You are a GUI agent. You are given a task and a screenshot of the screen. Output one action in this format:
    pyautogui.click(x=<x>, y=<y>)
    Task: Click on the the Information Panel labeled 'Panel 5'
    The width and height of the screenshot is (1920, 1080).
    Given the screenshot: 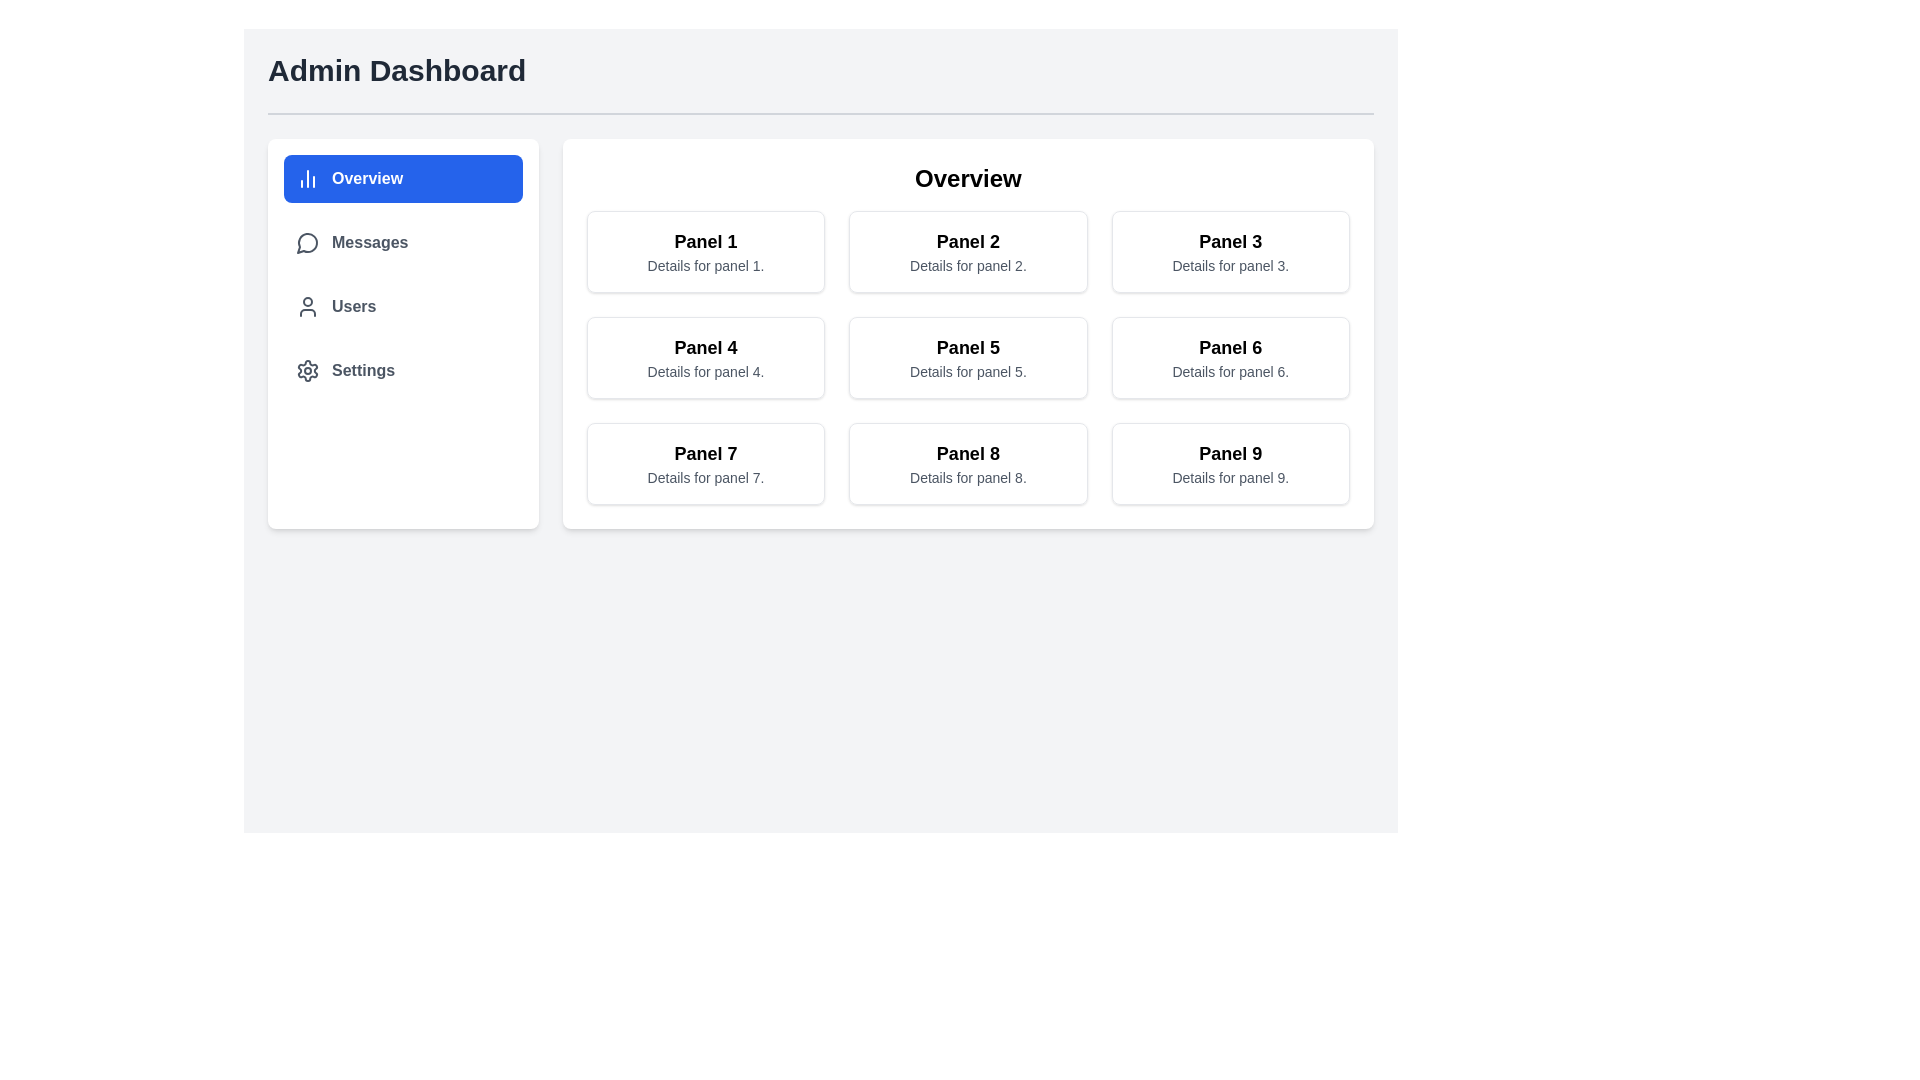 What is the action you would take?
    pyautogui.click(x=968, y=357)
    